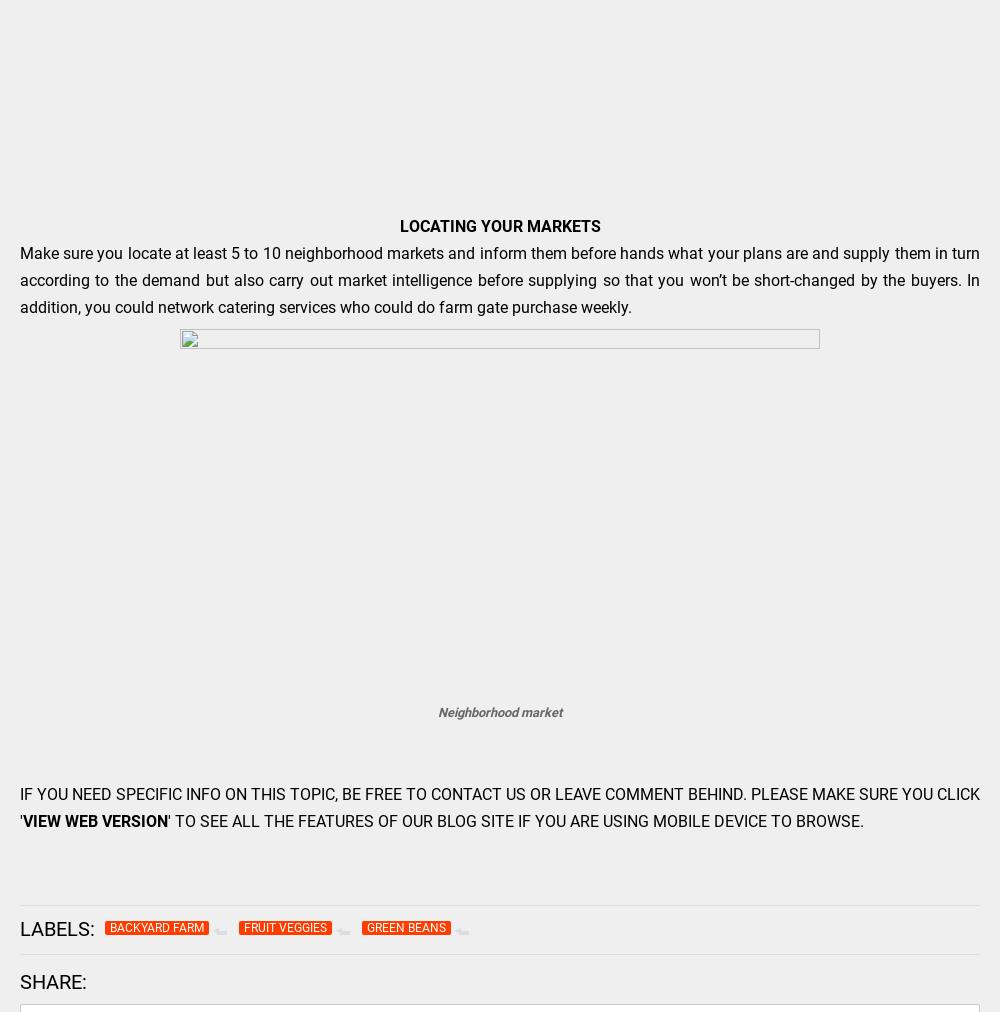 This screenshot has width=1000, height=1012. What do you see at coordinates (53, 981) in the screenshot?
I see `'SHARE:'` at bounding box center [53, 981].